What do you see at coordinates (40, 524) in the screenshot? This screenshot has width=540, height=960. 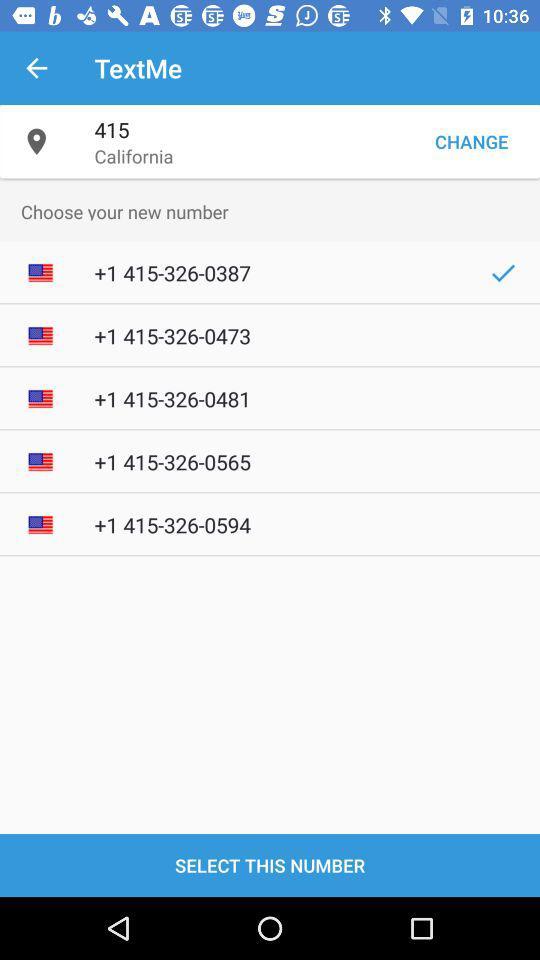 I see `the mini image left to 1 4153260594` at bounding box center [40, 524].